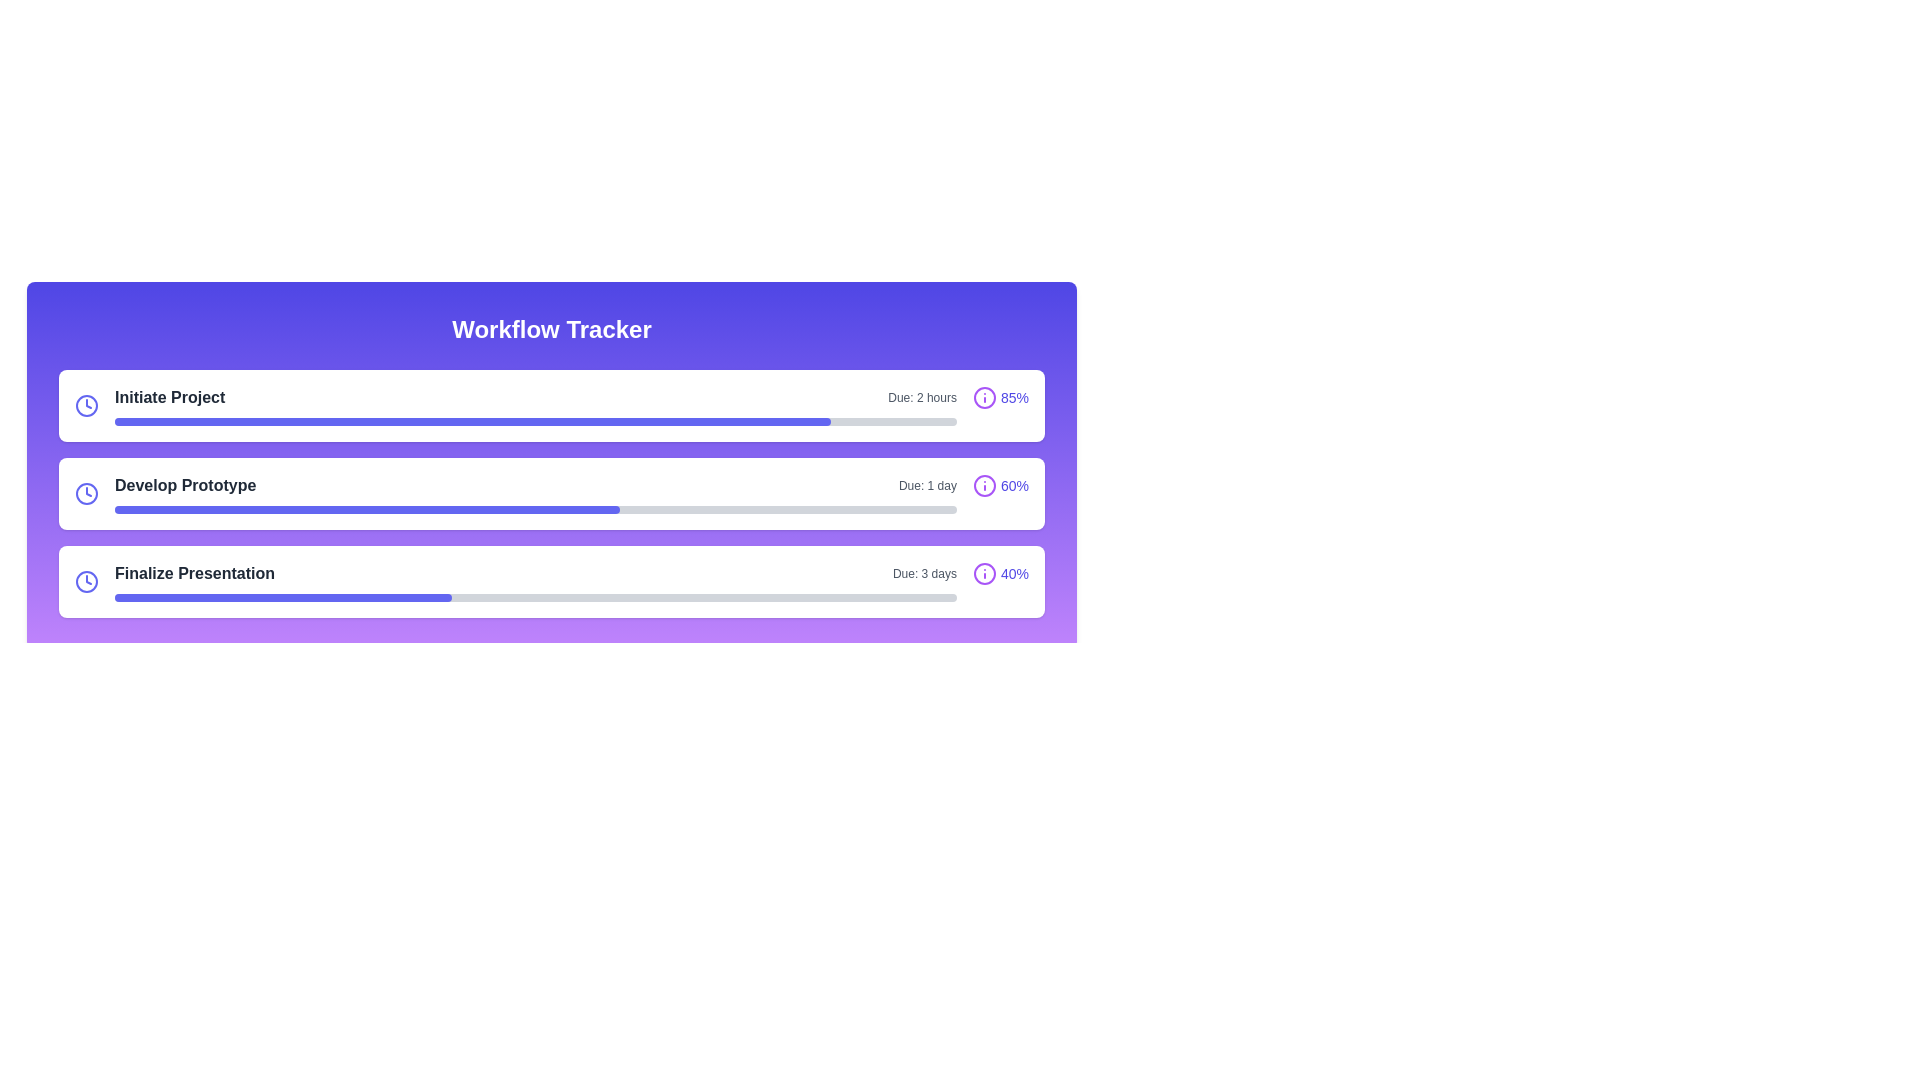 This screenshot has height=1080, width=1920. Describe the element at coordinates (984, 397) in the screenshot. I see `attributes of the larger circular shape component of the SVG-based icon that indicates an '85%' completion rate, located to the right of the 'Due: 2 hours' text in the first task item of the workflow tracker interface` at that location.